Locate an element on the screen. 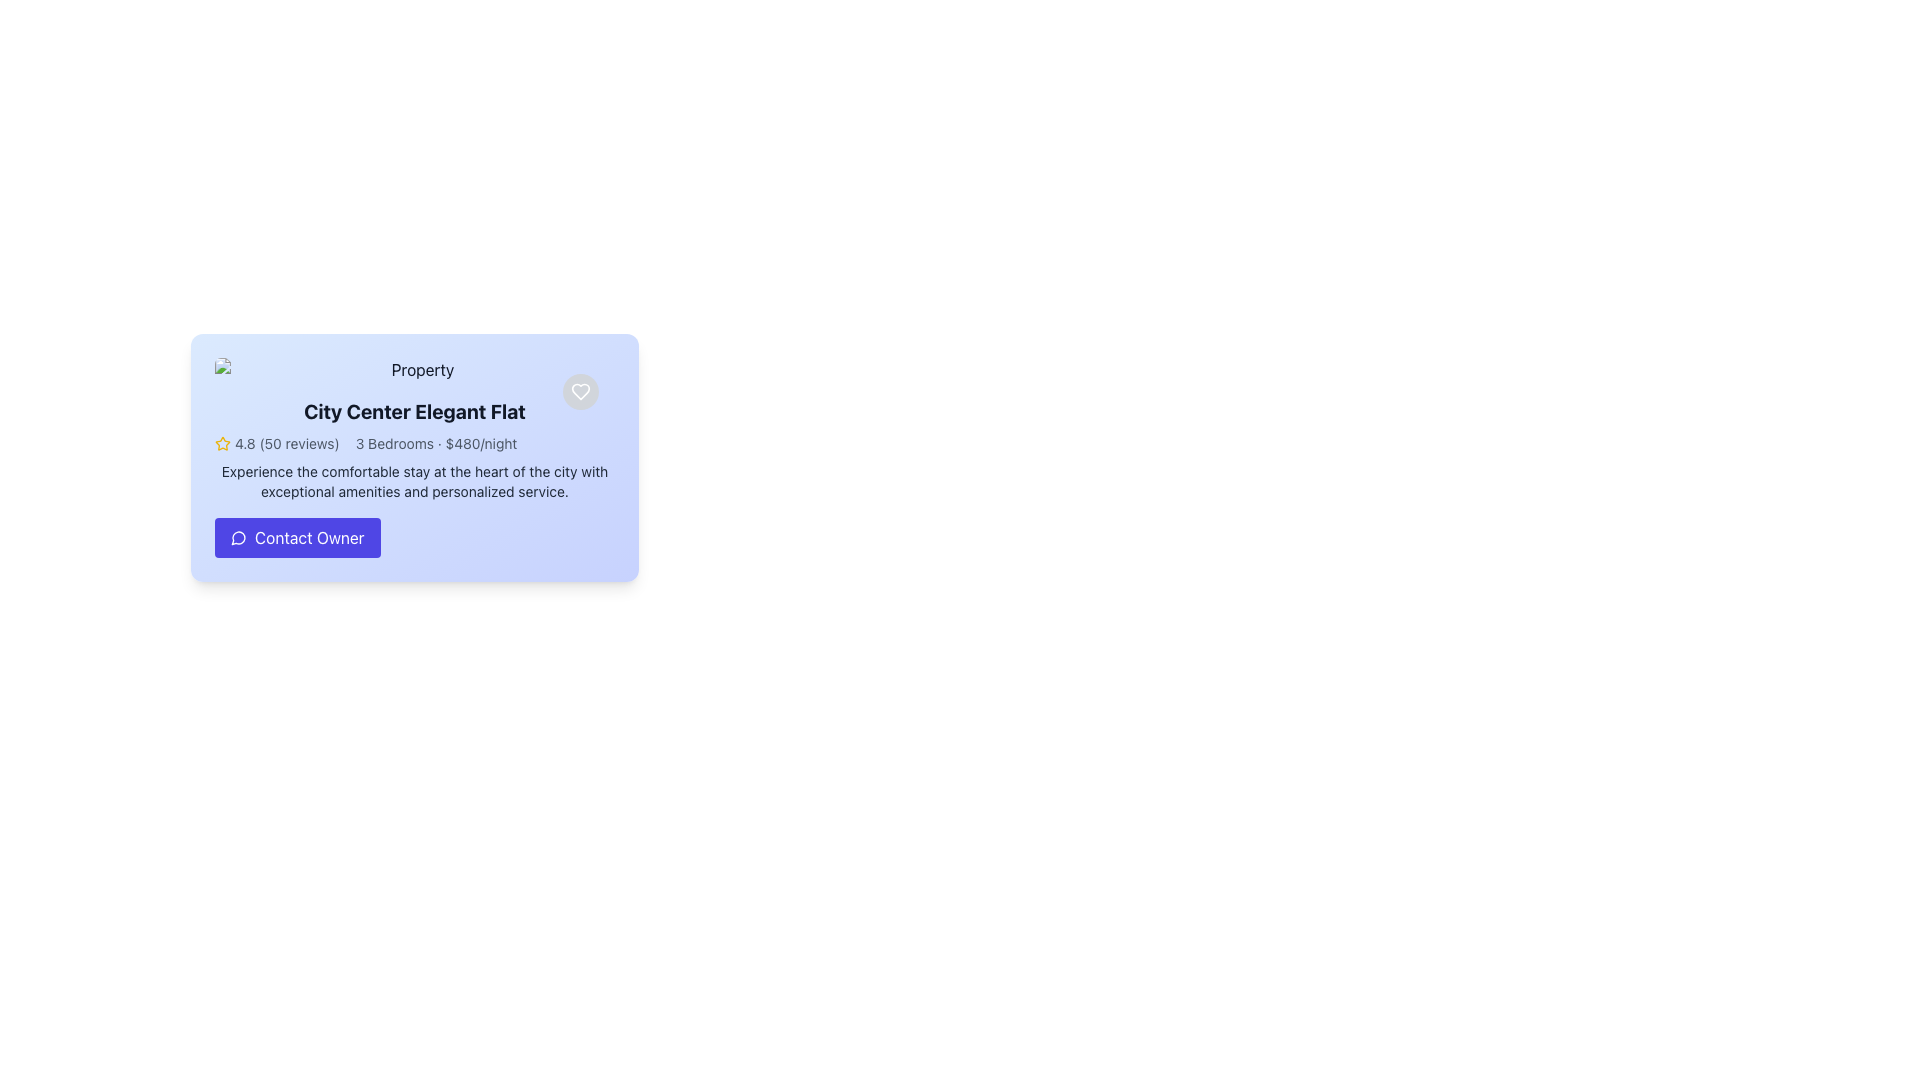 This screenshot has height=1080, width=1920. the text label that states '3 Bedrooms · $480/night', which is located beneath the title 'City Center Elegant Flat' and adjacent to '4.8 (50 reviews)' is located at coordinates (435, 442).